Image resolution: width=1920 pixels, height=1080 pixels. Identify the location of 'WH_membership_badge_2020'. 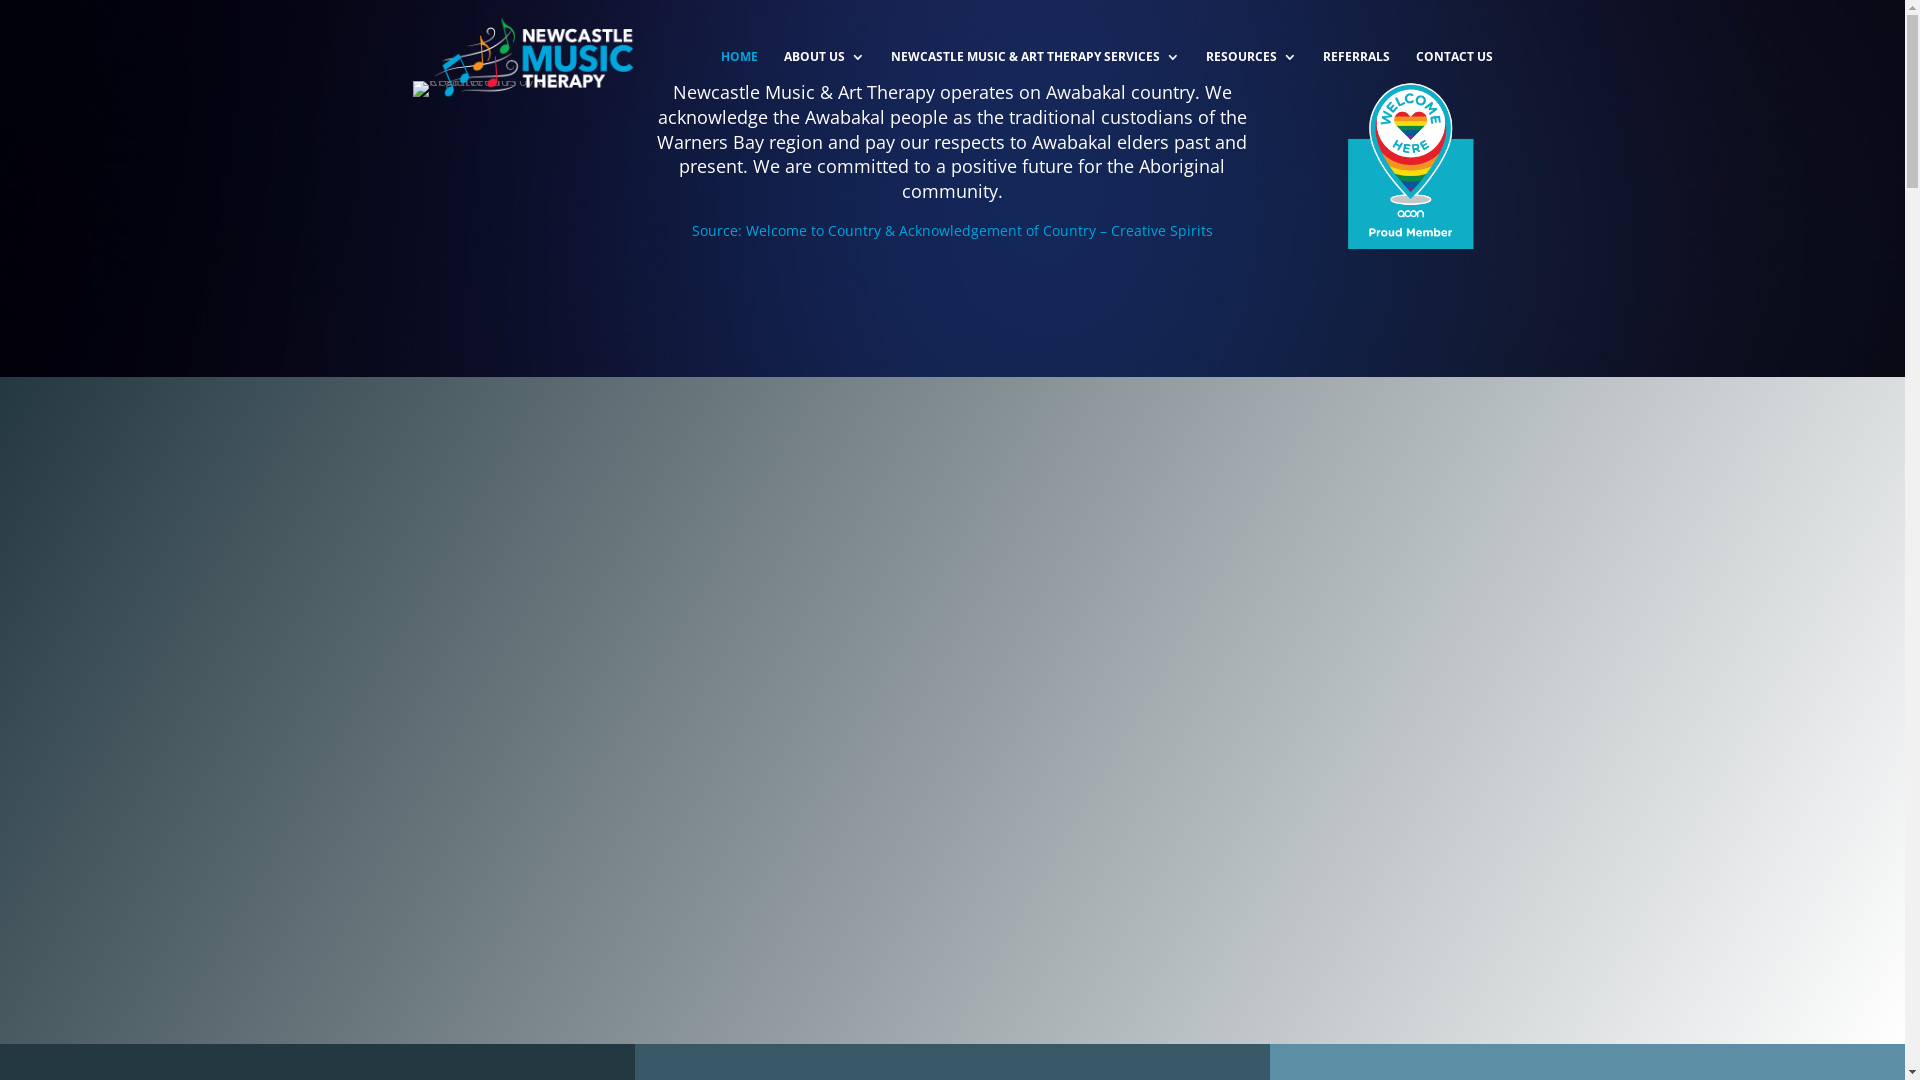
(1324, 164).